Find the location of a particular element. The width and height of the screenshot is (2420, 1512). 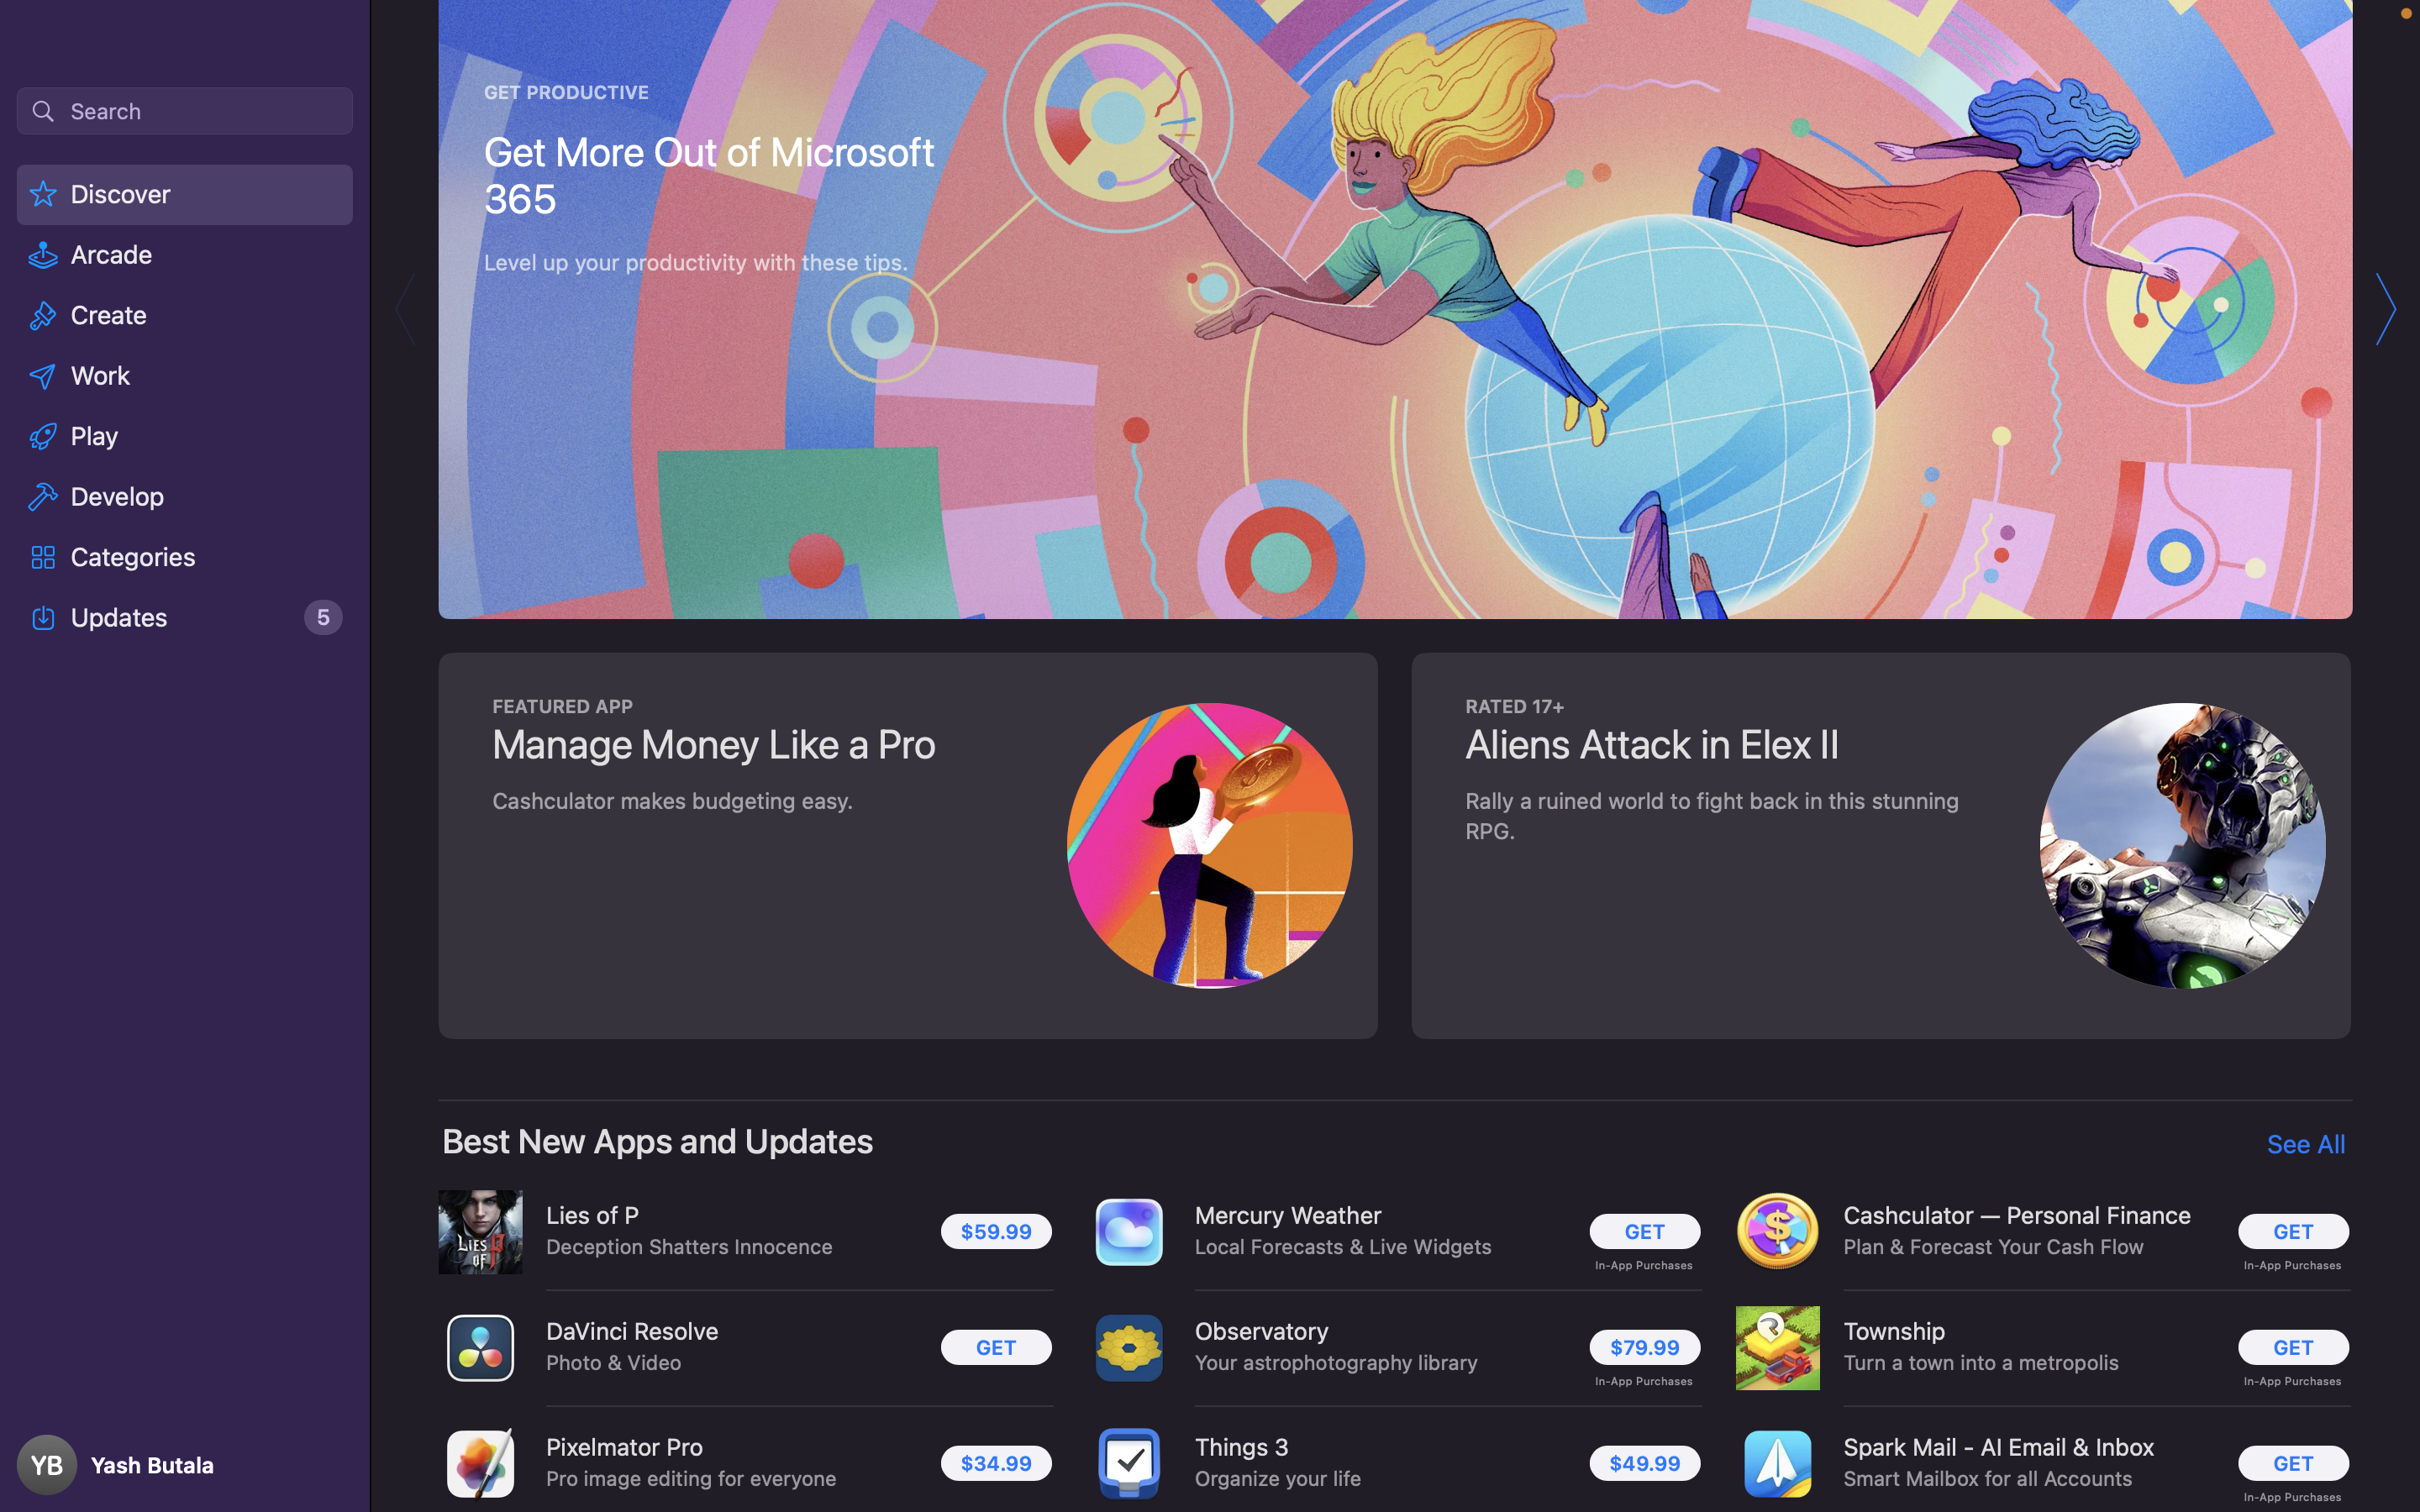

the work category apps on Mac is located at coordinates (185, 373).